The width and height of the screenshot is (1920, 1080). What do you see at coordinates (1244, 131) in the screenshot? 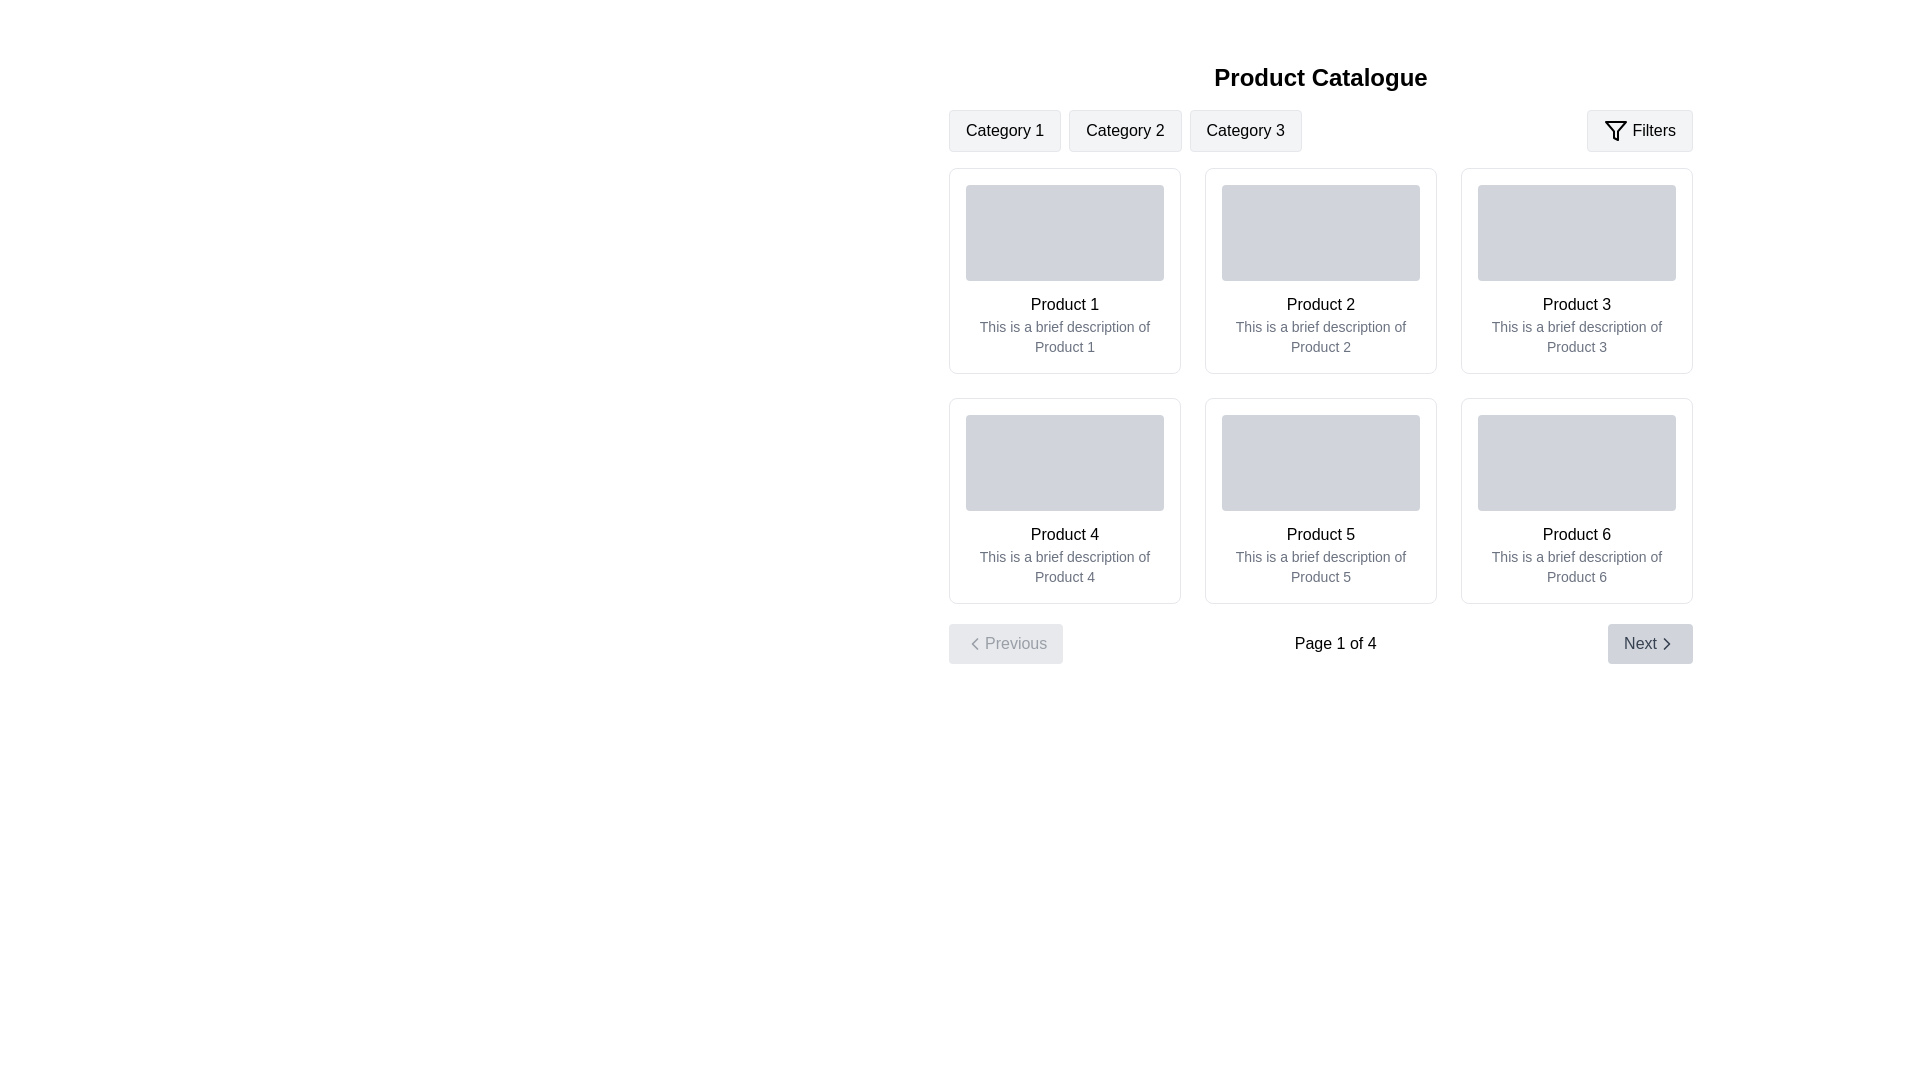
I see `the 'Category 3' tab button styled with a light gray background and bold black text to trigger hover effects` at bounding box center [1244, 131].